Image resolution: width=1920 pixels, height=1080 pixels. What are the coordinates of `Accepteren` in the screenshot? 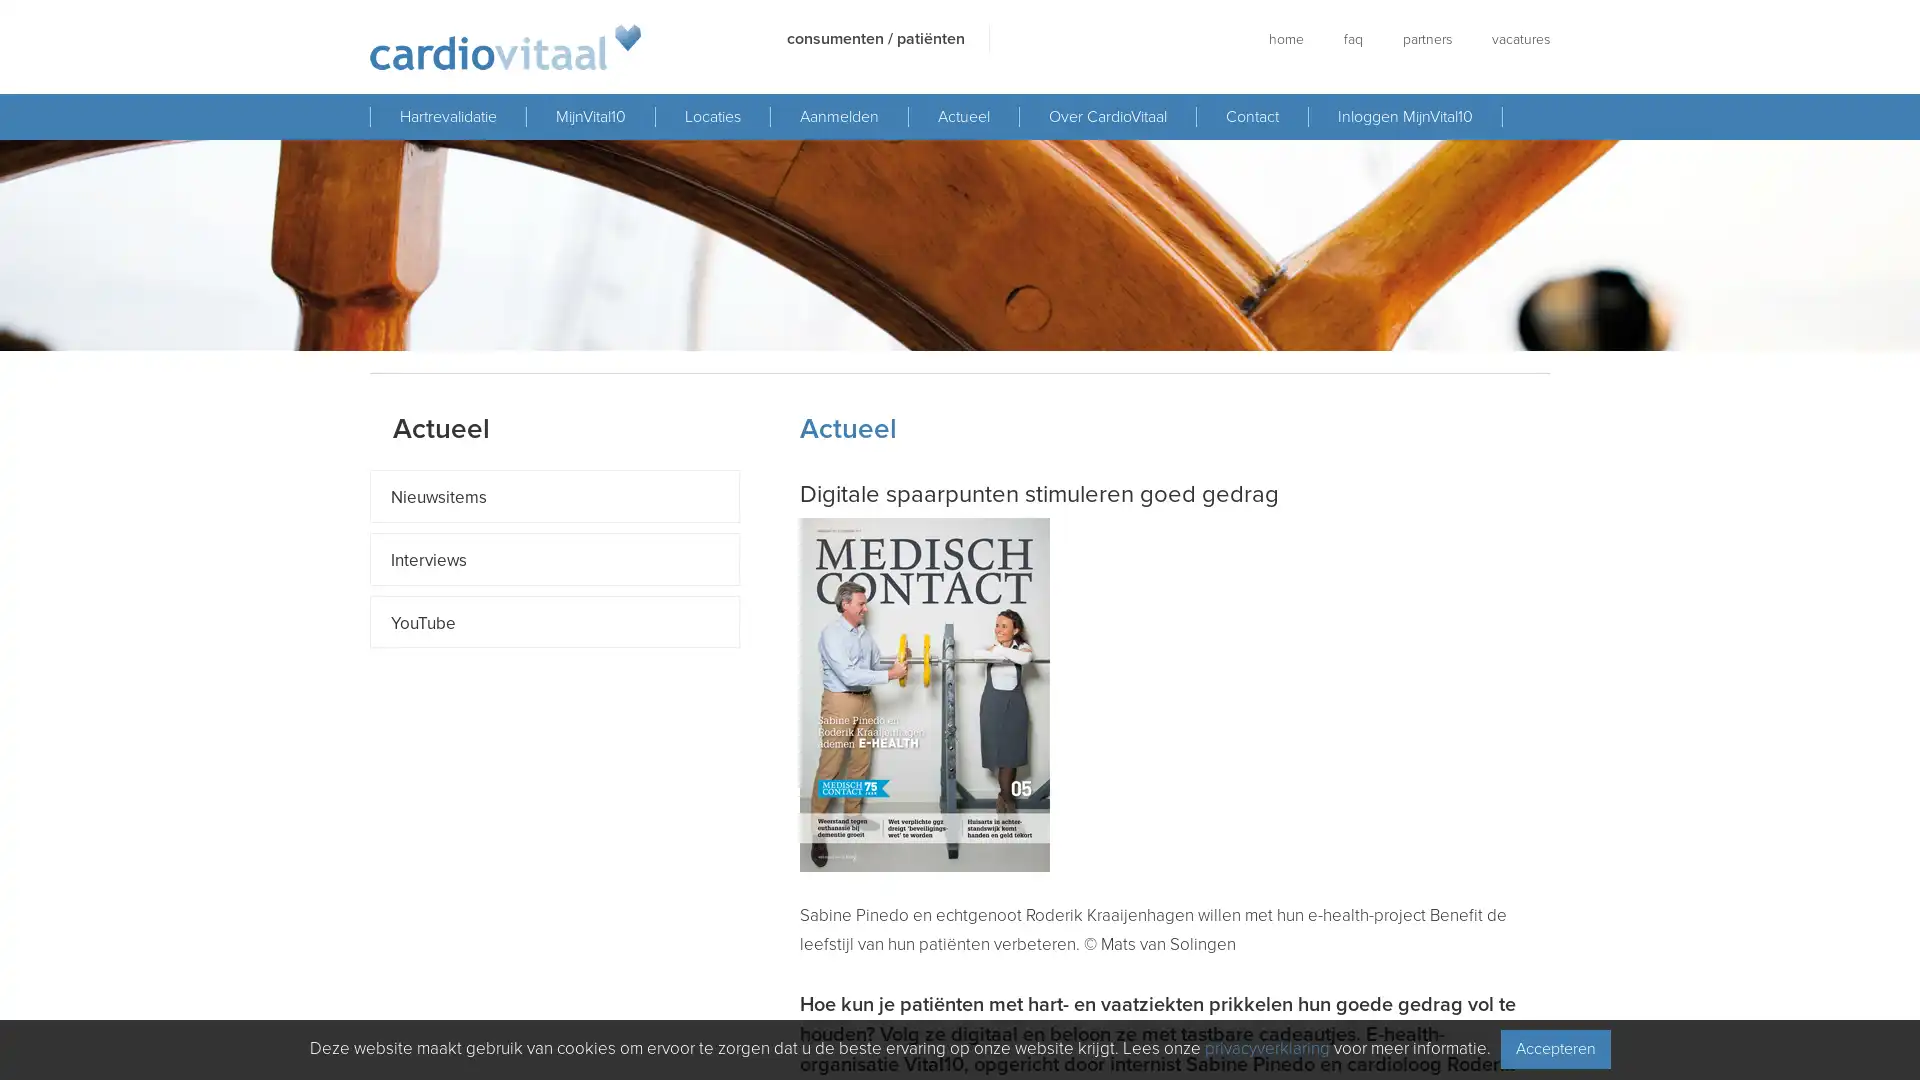 It's located at (1554, 1048).